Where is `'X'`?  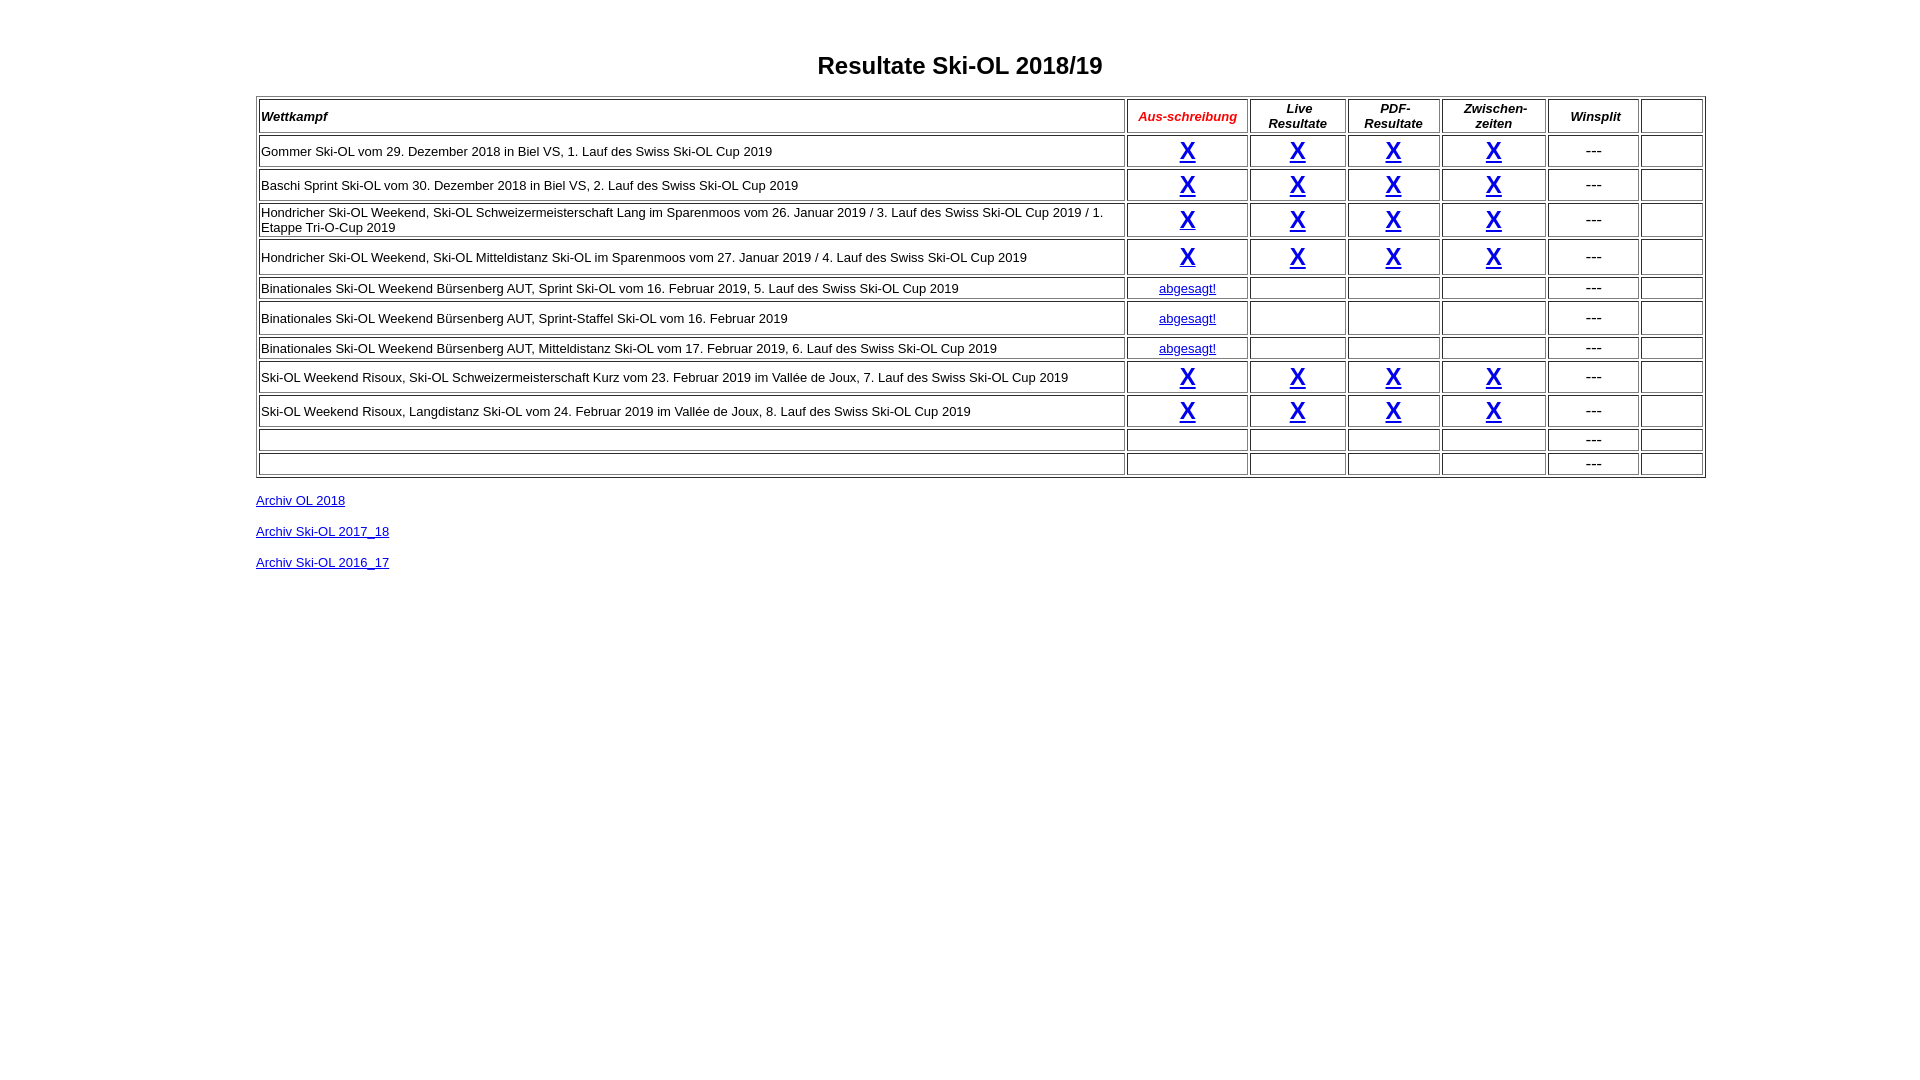
'X' is located at coordinates (1188, 409).